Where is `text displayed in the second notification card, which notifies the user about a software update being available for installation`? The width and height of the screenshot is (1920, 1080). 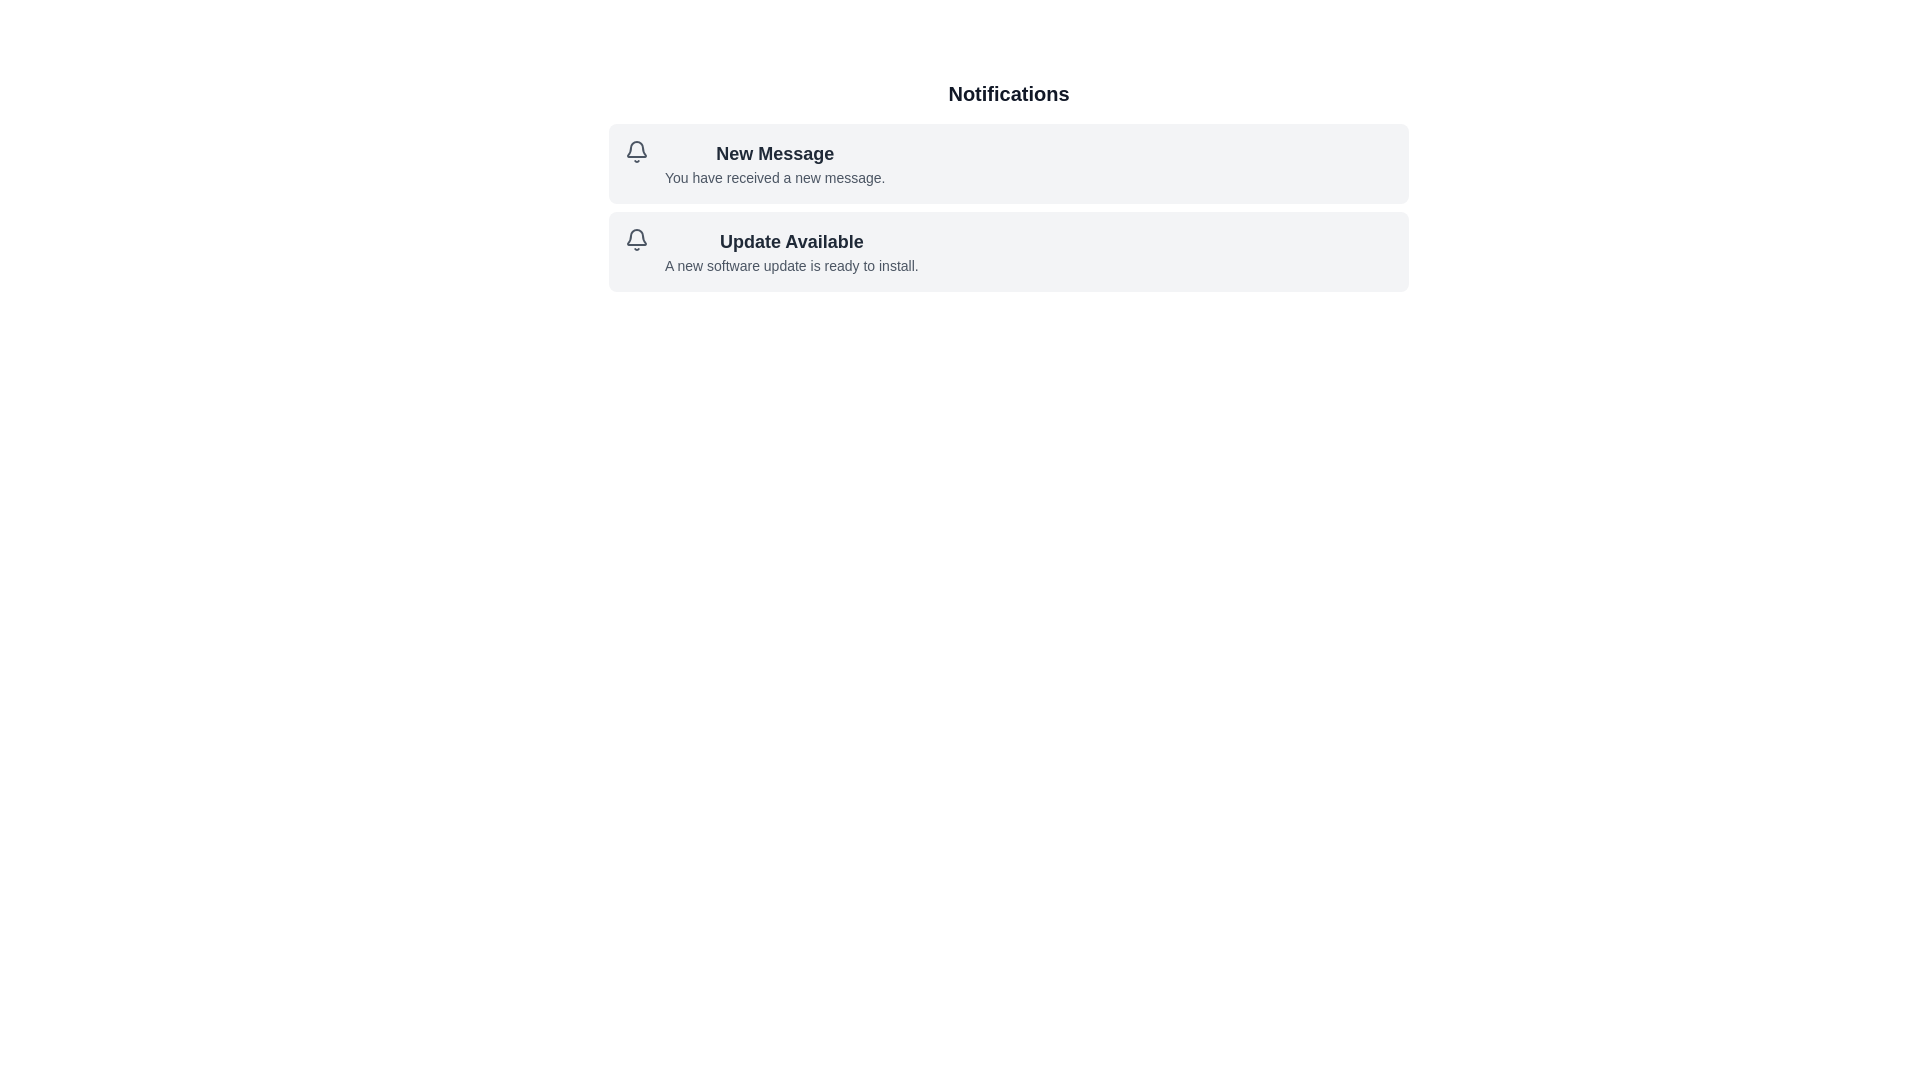 text displayed in the second notification card, which notifies the user about a software update being available for installation is located at coordinates (790, 250).